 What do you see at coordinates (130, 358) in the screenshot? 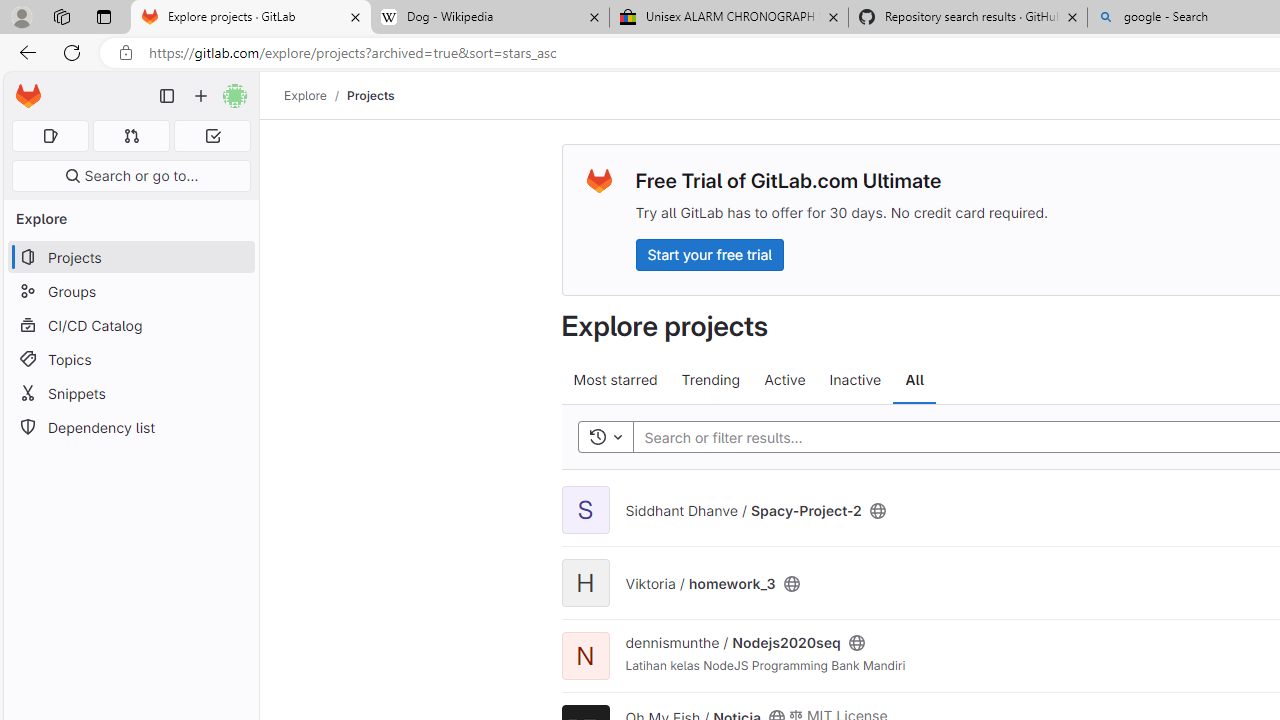
I see `'Topics'` at bounding box center [130, 358].